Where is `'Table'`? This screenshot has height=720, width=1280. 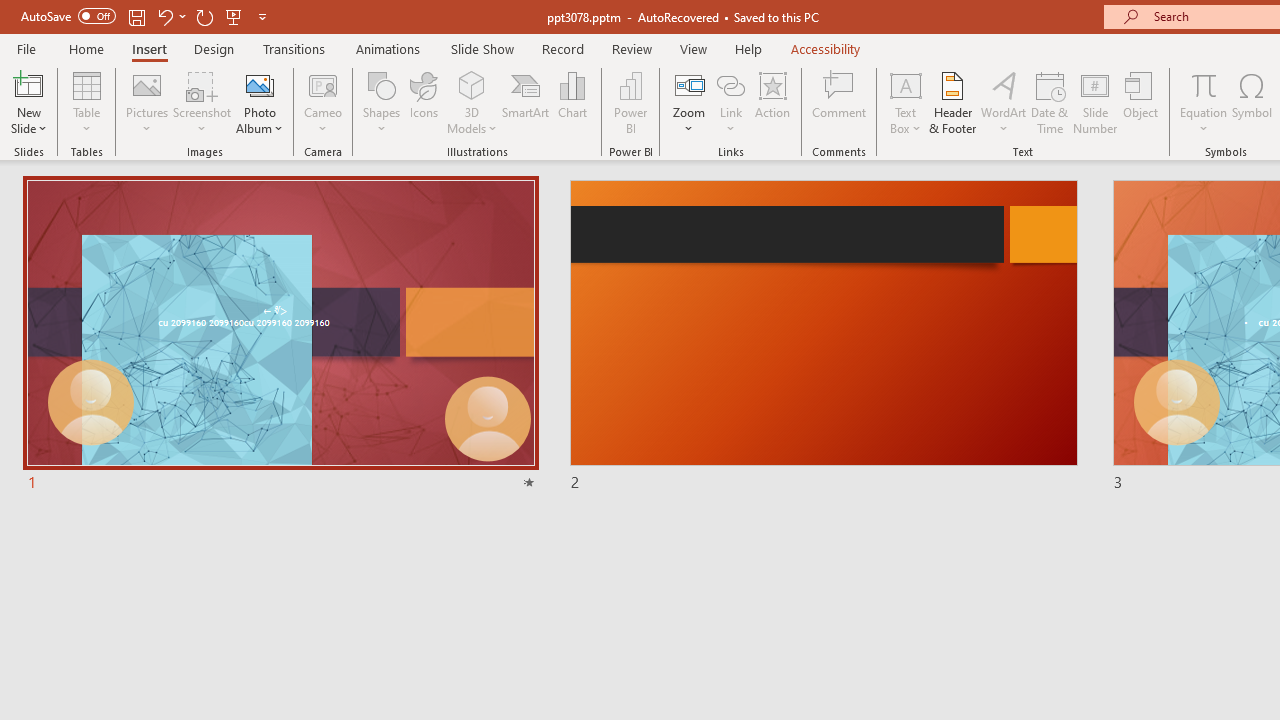 'Table' is located at coordinates (86, 103).